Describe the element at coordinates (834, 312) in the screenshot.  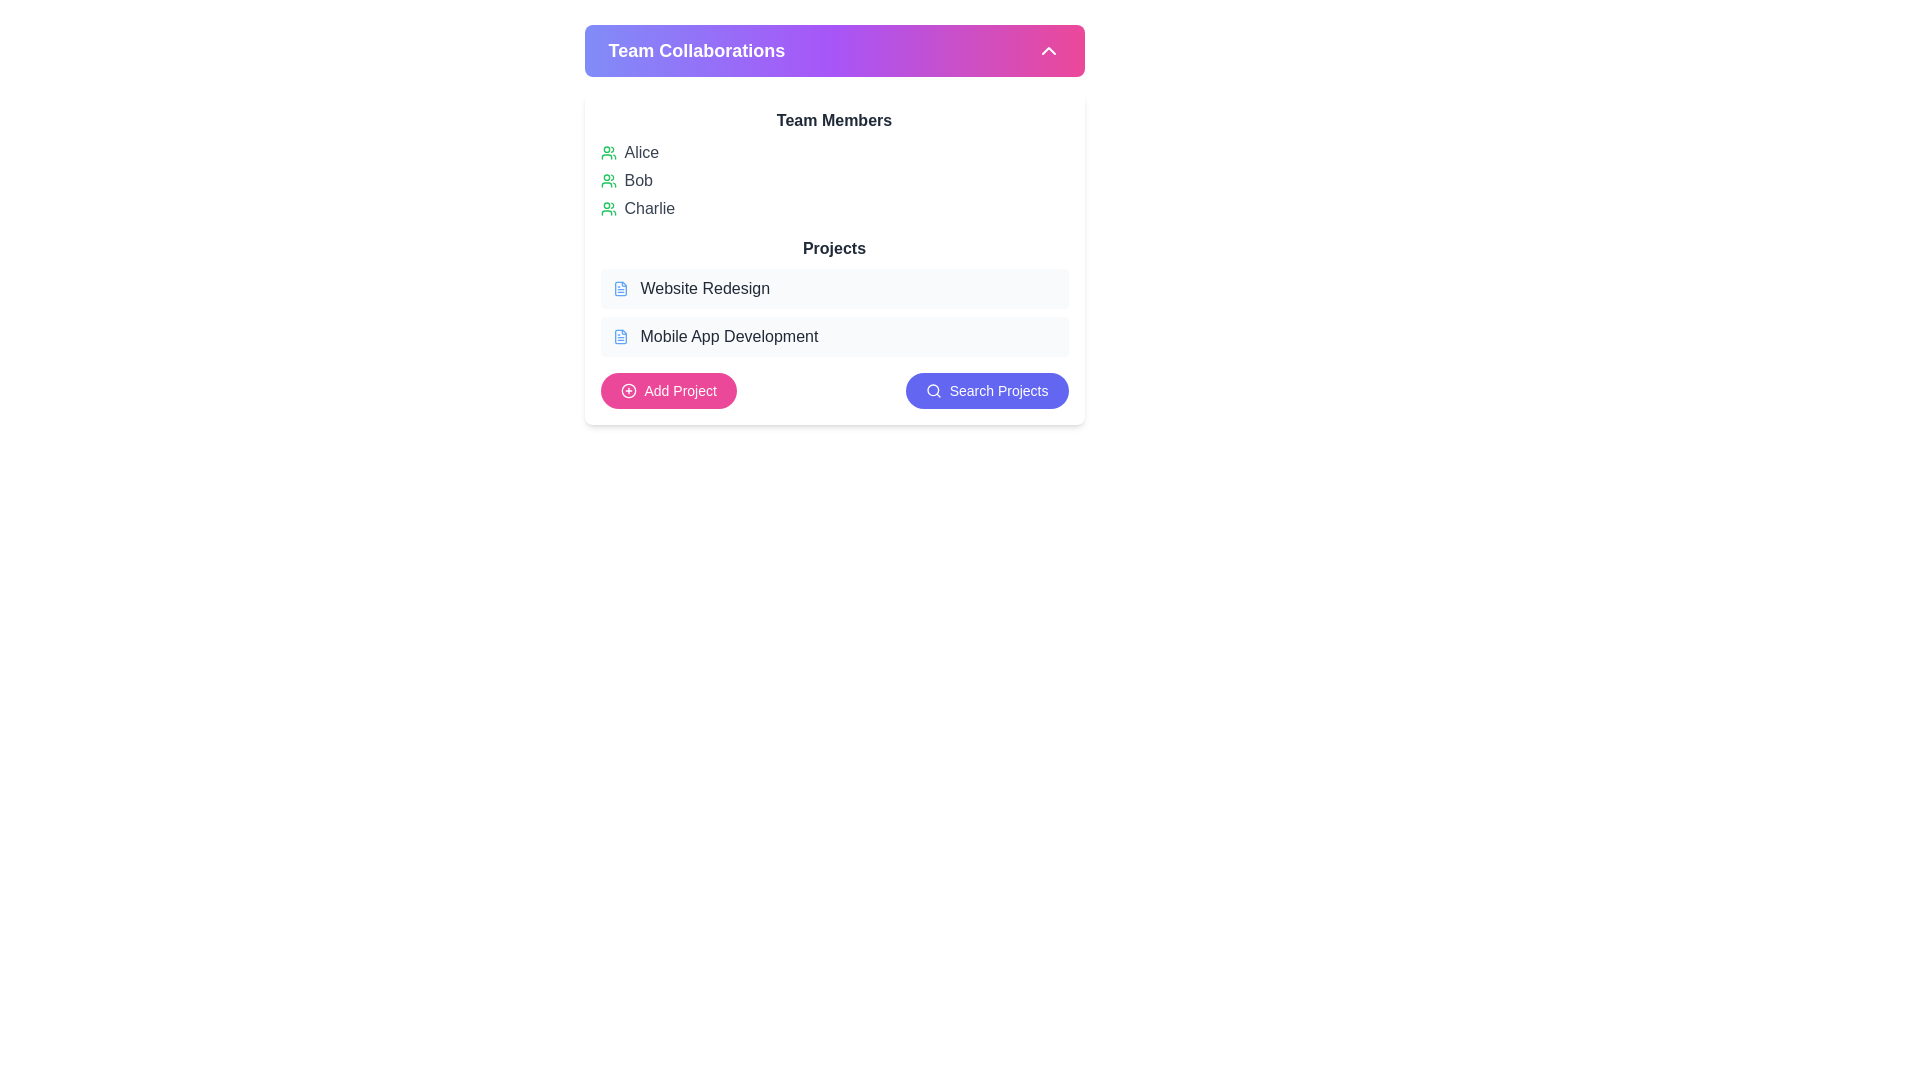
I see `the project name button` at that location.